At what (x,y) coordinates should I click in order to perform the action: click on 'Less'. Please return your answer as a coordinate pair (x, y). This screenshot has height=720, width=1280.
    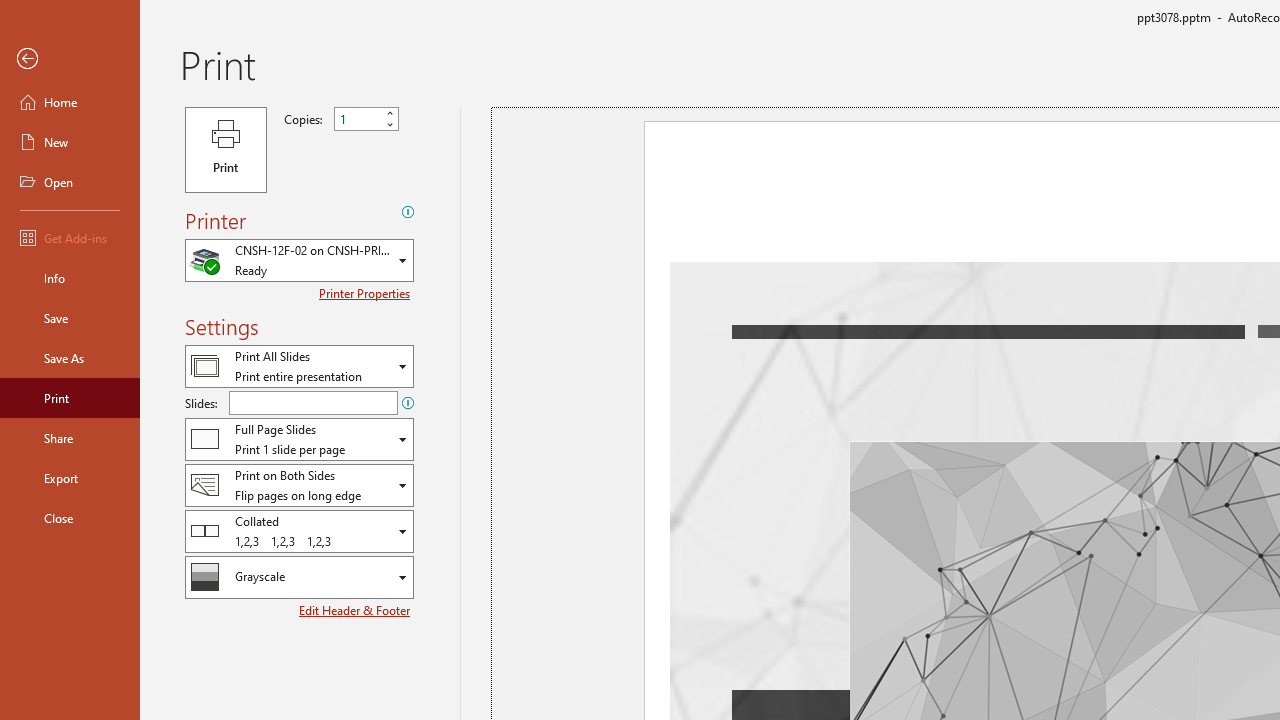
    Looking at the image, I should click on (389, 124).